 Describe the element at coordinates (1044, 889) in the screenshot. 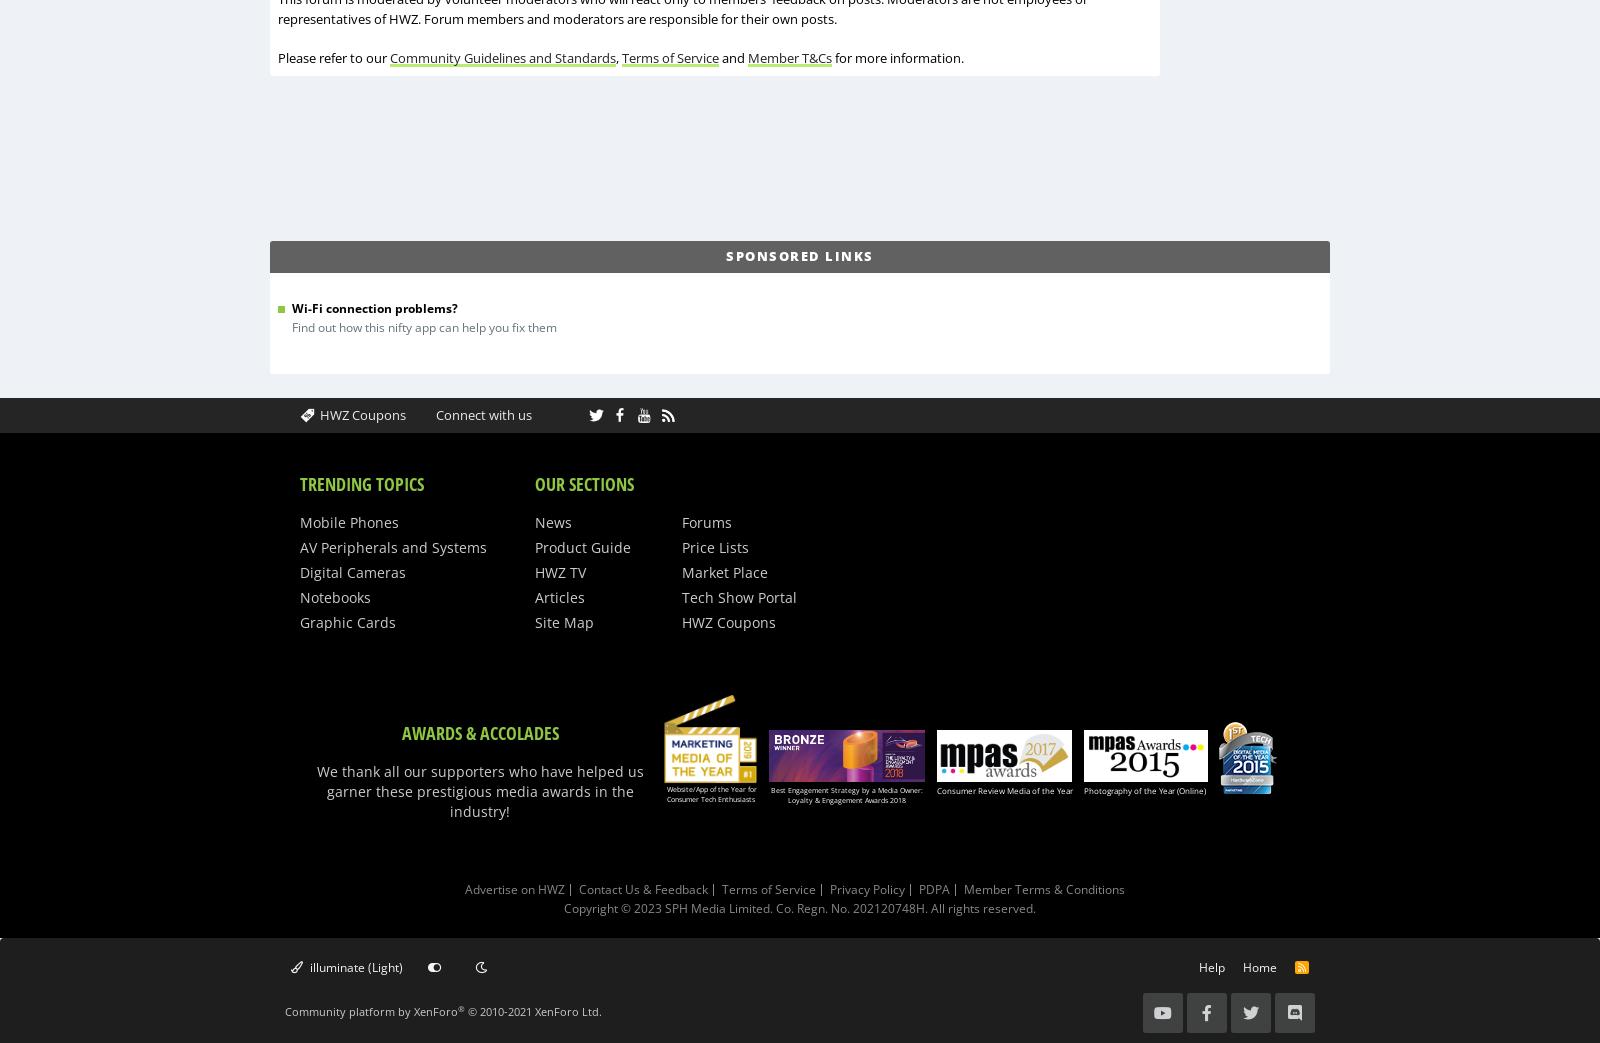

I see `'Member Terms & Conditions'` at that location.